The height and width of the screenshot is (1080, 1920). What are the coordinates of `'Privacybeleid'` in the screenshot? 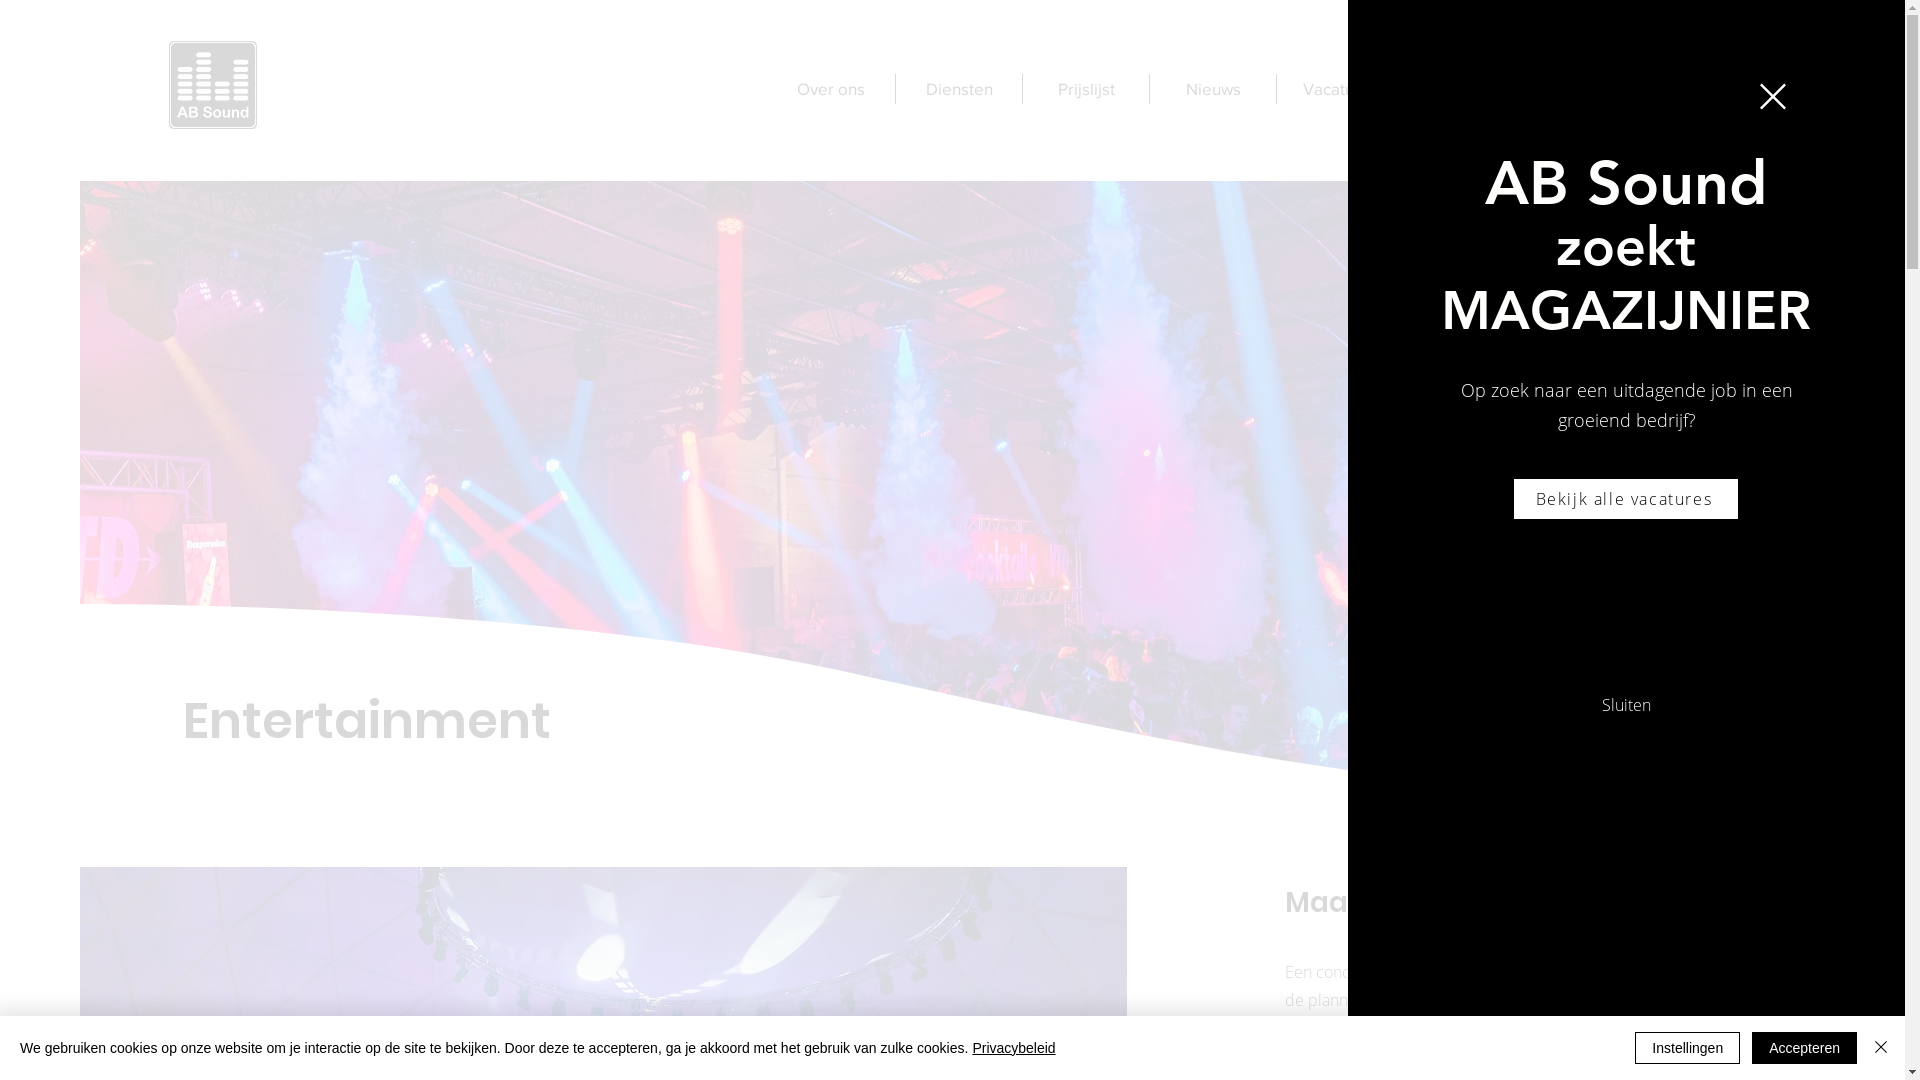 It's located at (1013, 1047).